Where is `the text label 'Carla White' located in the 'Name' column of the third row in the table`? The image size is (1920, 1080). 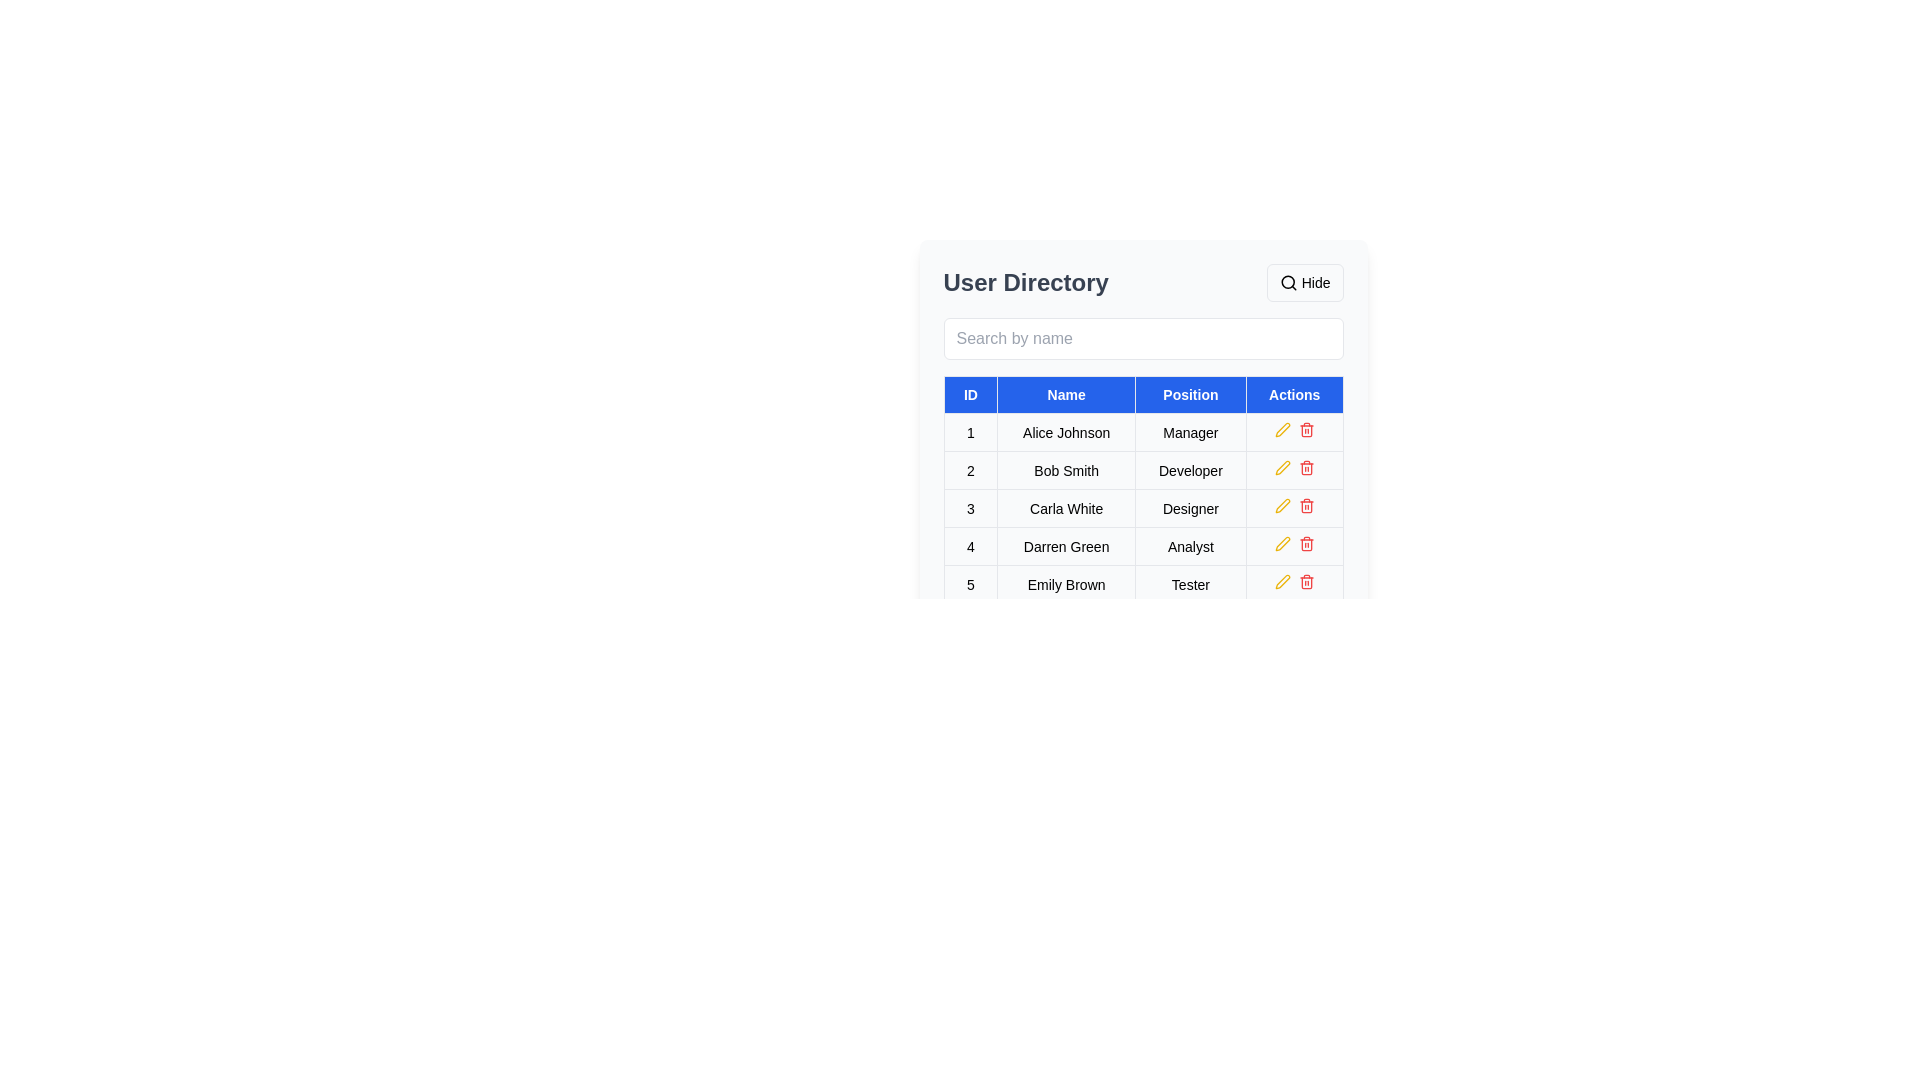
the text label 'Carla White' located in the 'Name' column of the third row in the table is located at coordinates (1065, 507).